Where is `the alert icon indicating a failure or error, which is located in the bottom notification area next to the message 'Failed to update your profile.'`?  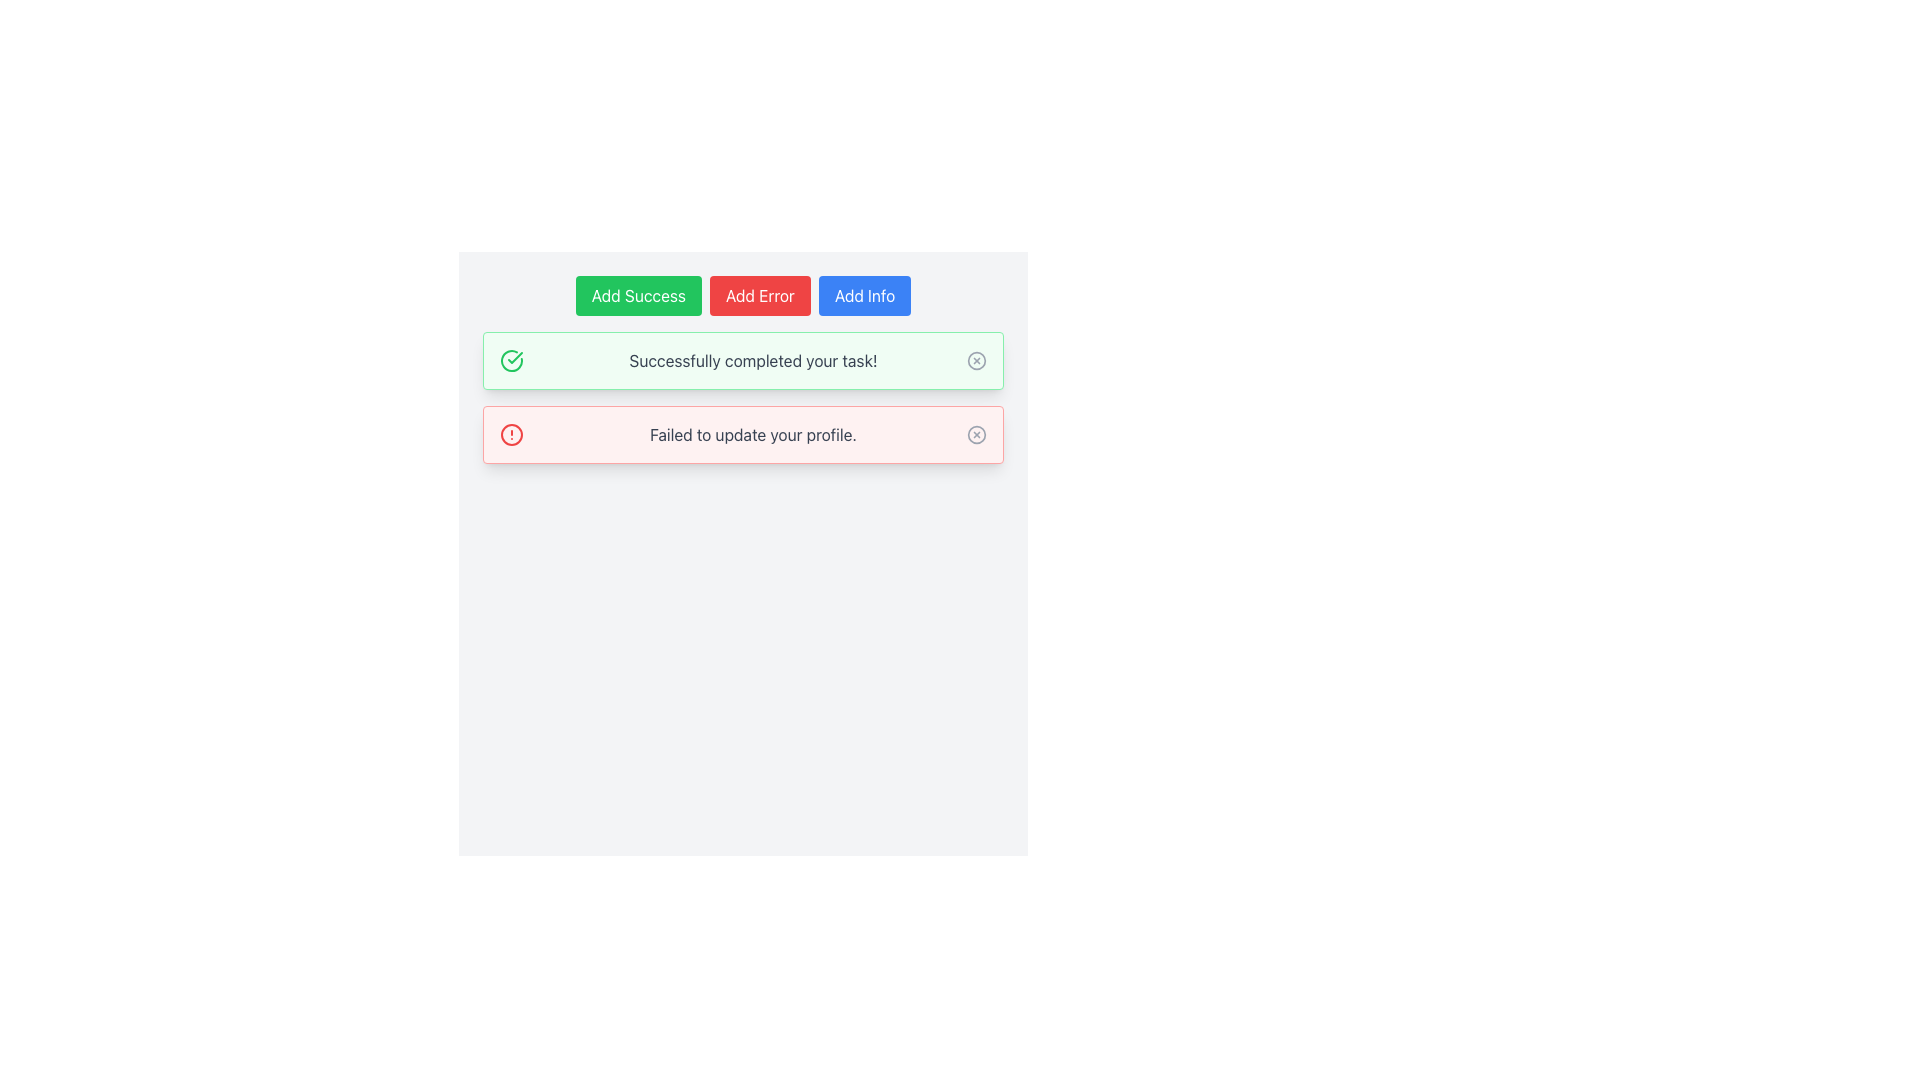 the alert icon indicating a failure or error, which is located in the bottom notification area next to the message 'Failed to update your profile.' is located at coordinates (512, 434).